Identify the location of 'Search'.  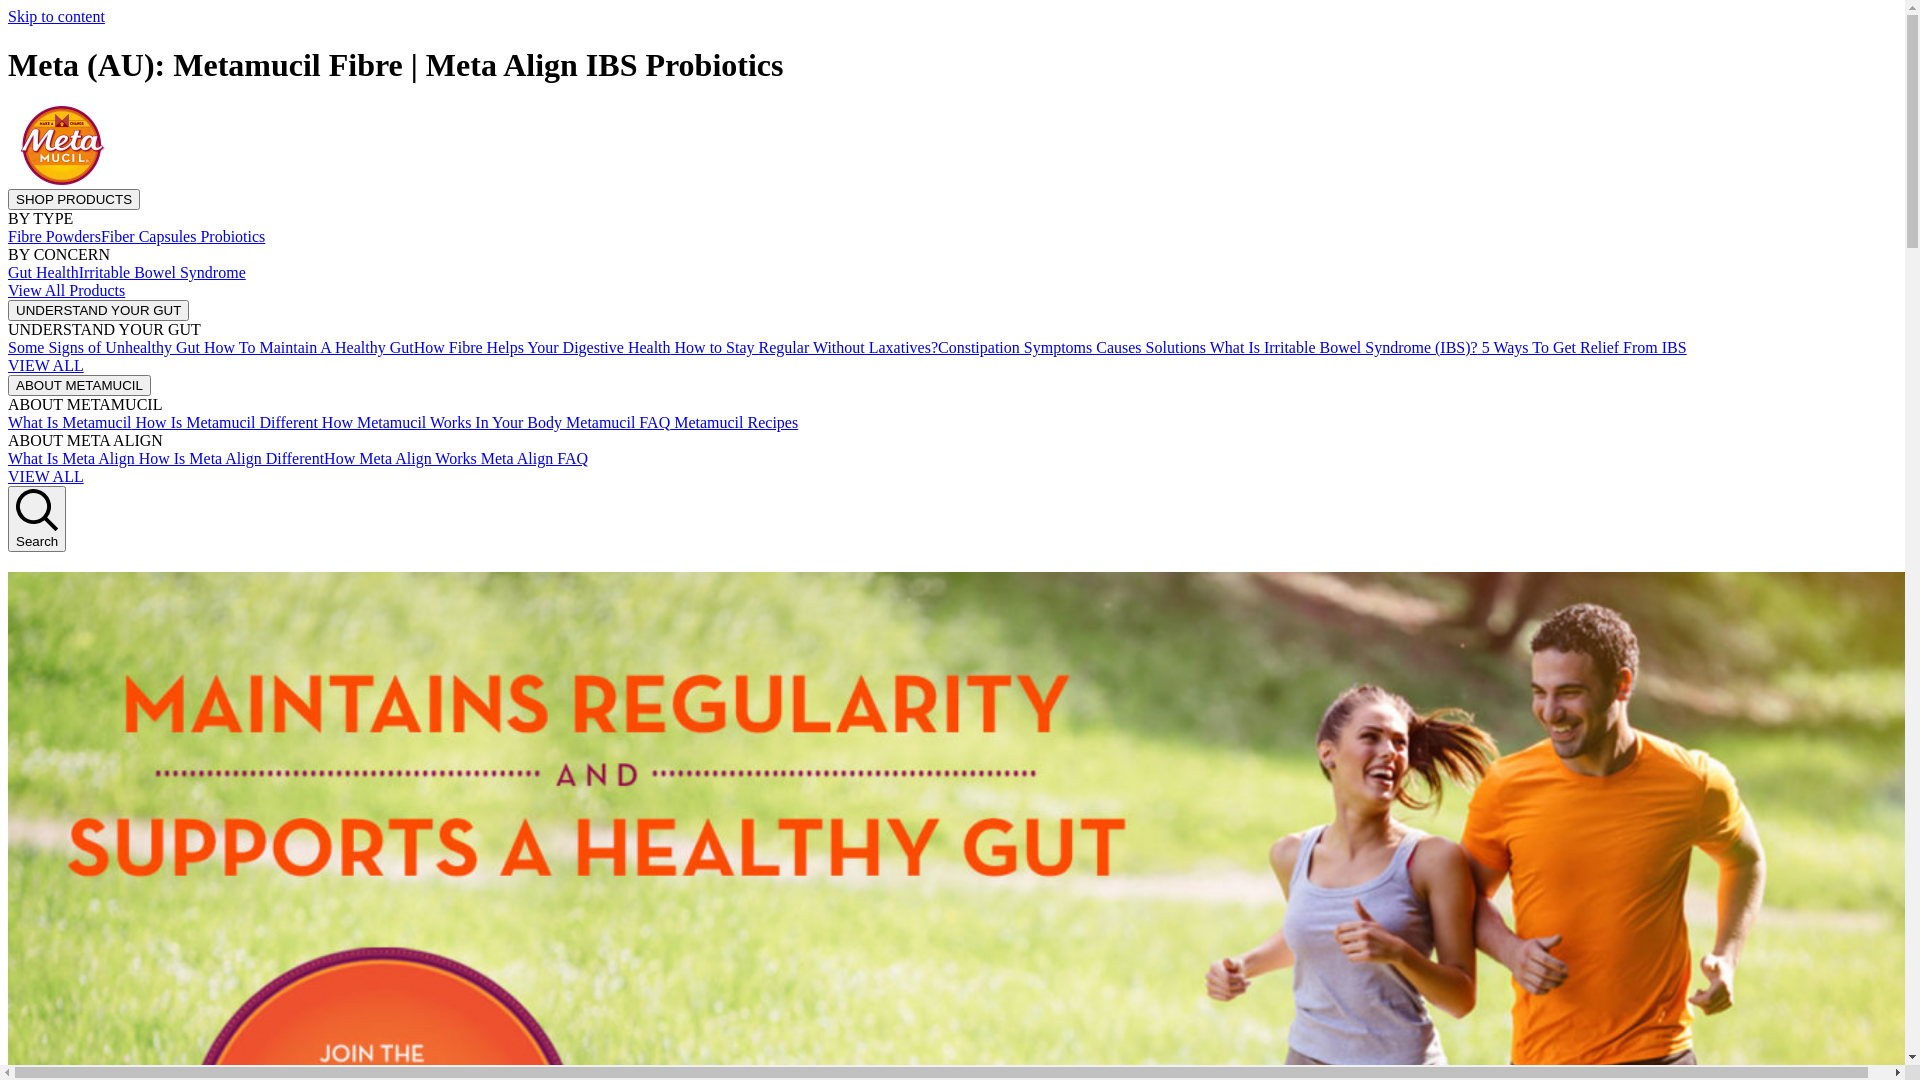
(37, 518).